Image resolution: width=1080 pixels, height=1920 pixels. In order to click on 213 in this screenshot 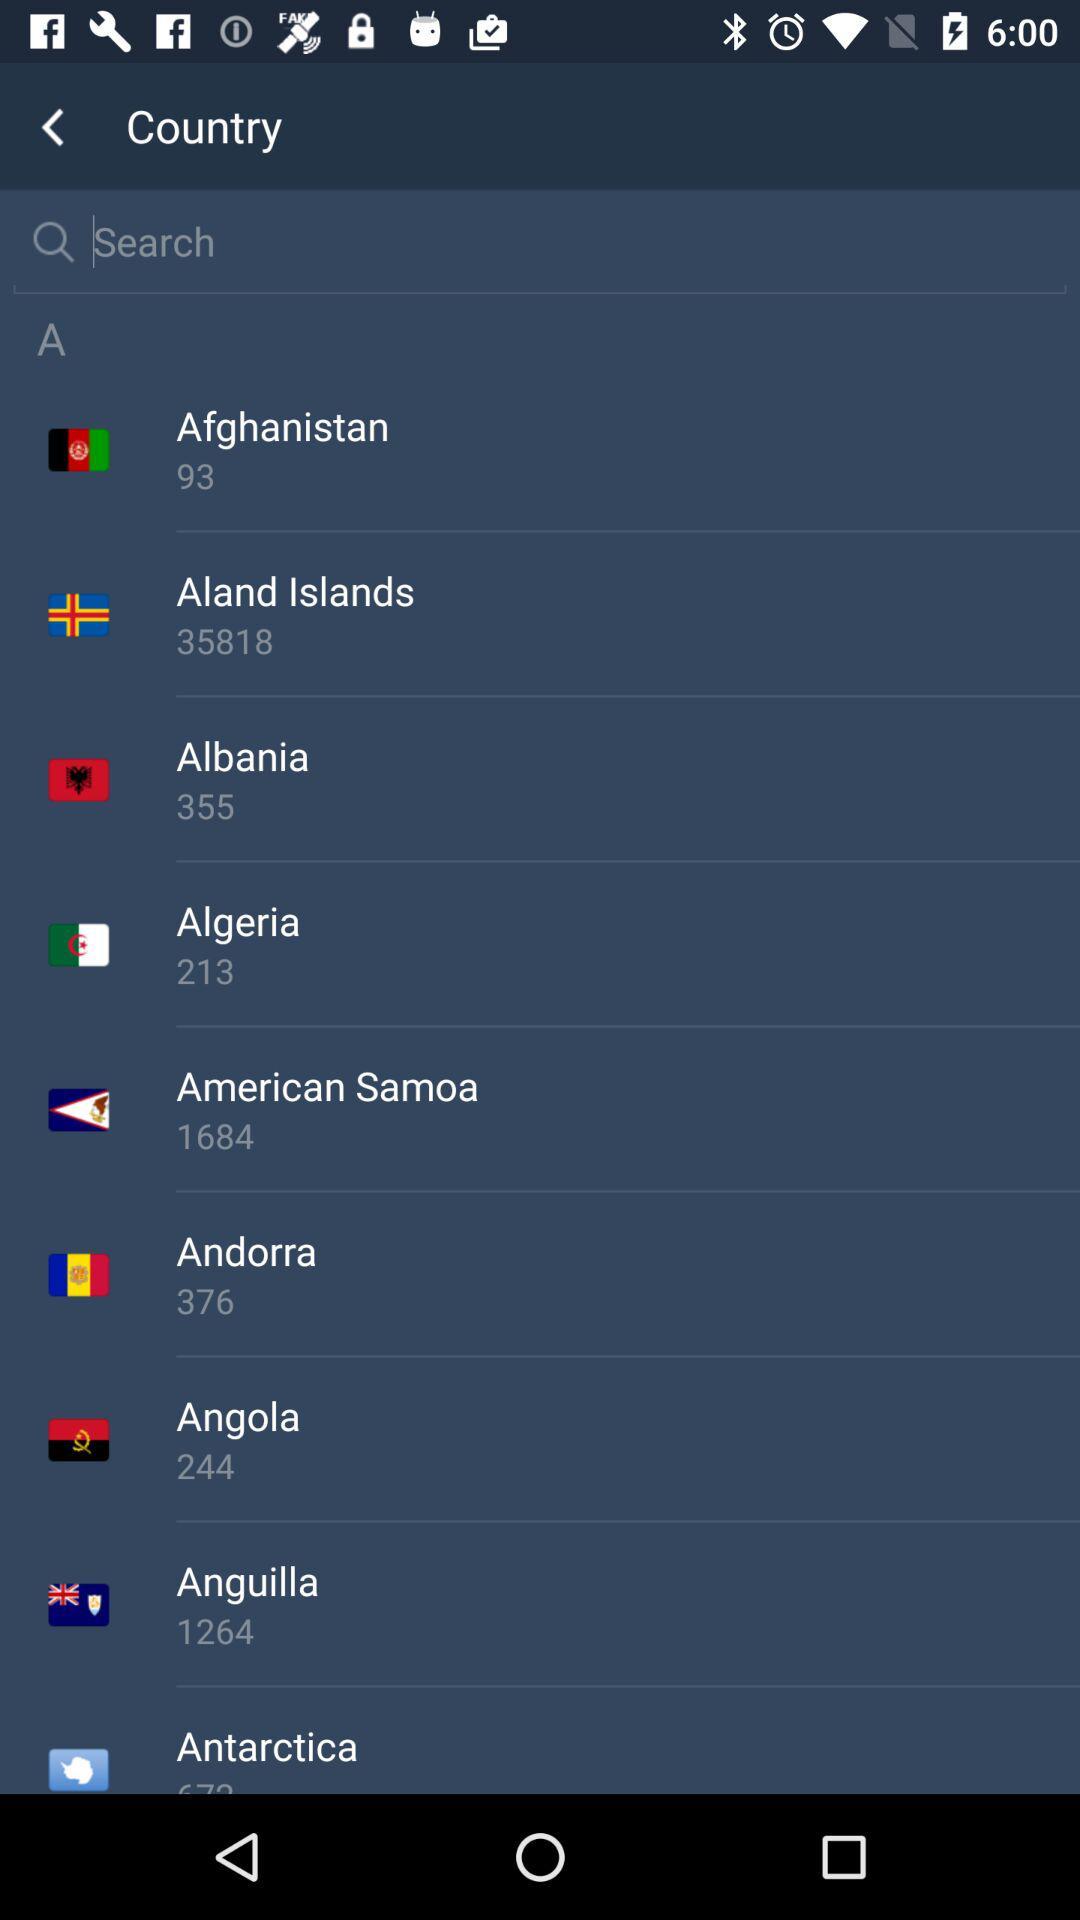, I will do `click(627, 970)`.